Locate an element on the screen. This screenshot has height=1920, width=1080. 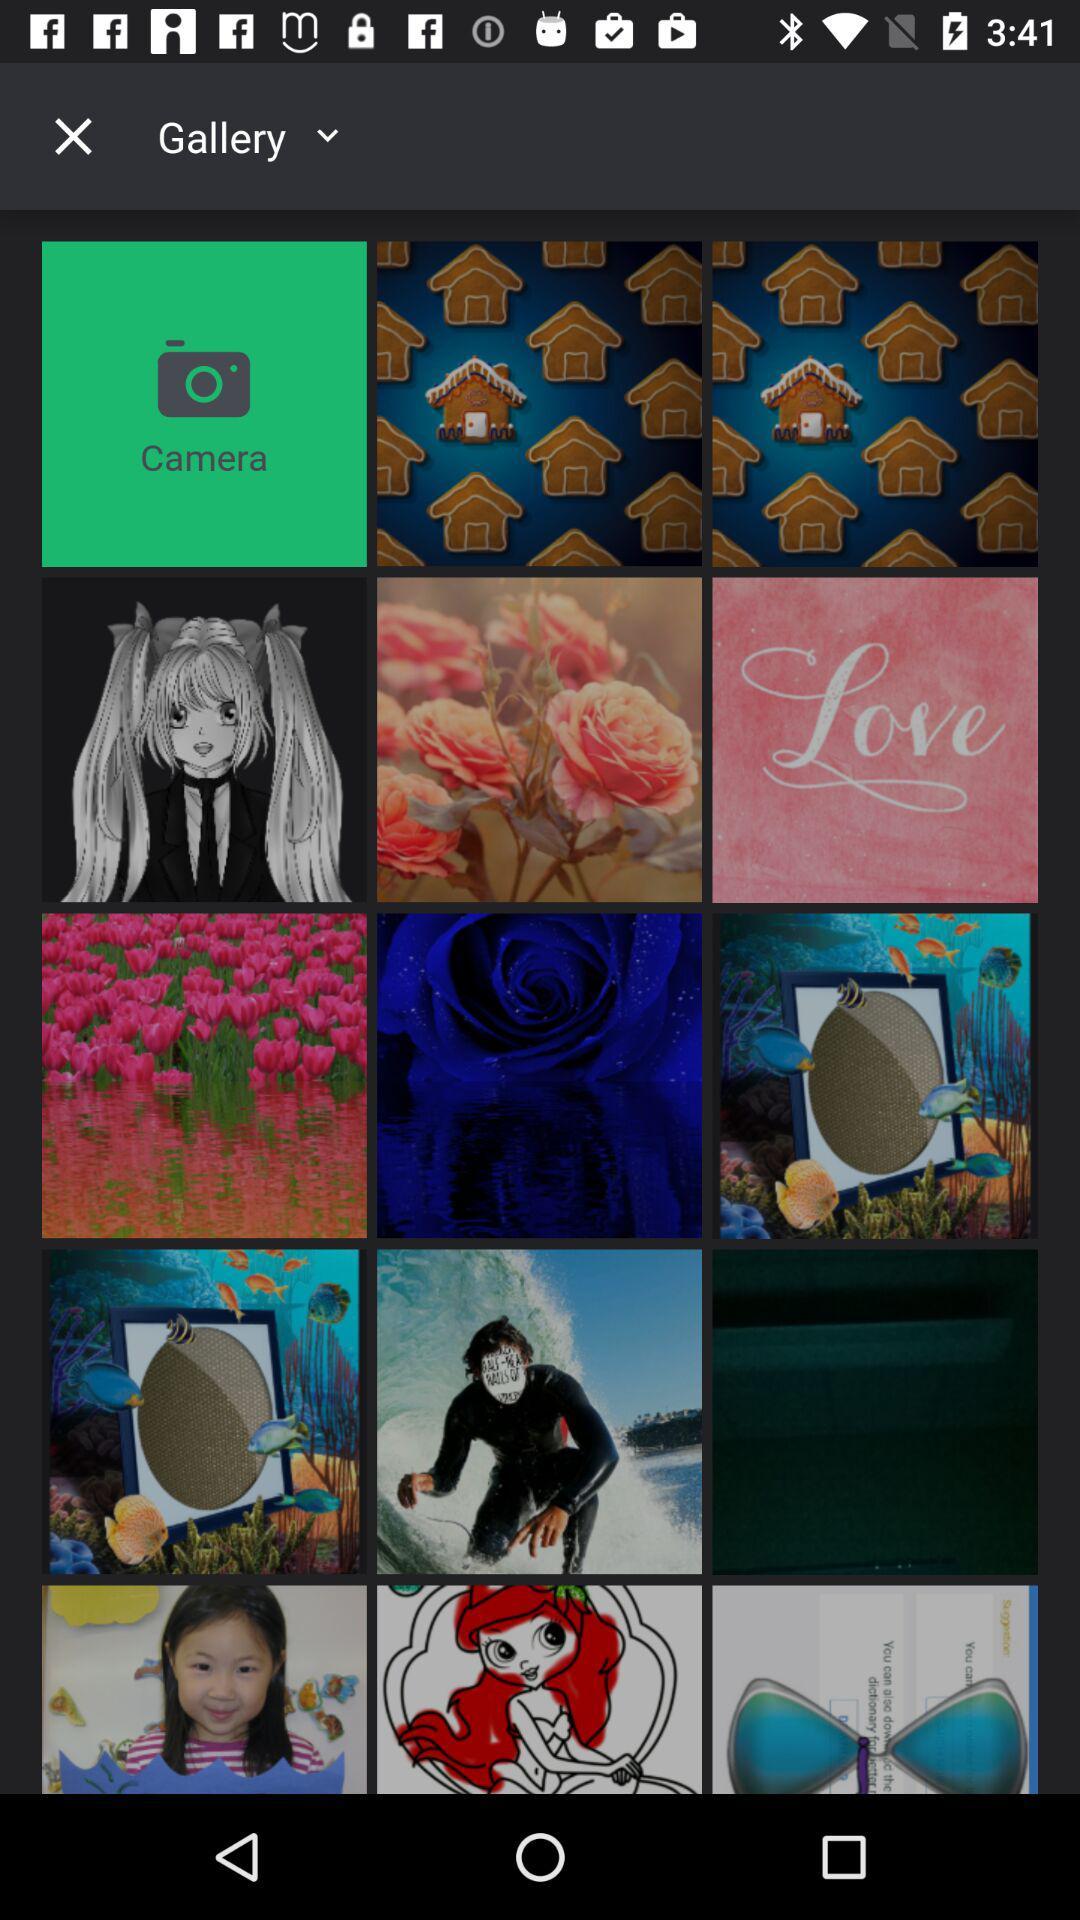
the image which is third row first box is located at coordinates (204, 1074).